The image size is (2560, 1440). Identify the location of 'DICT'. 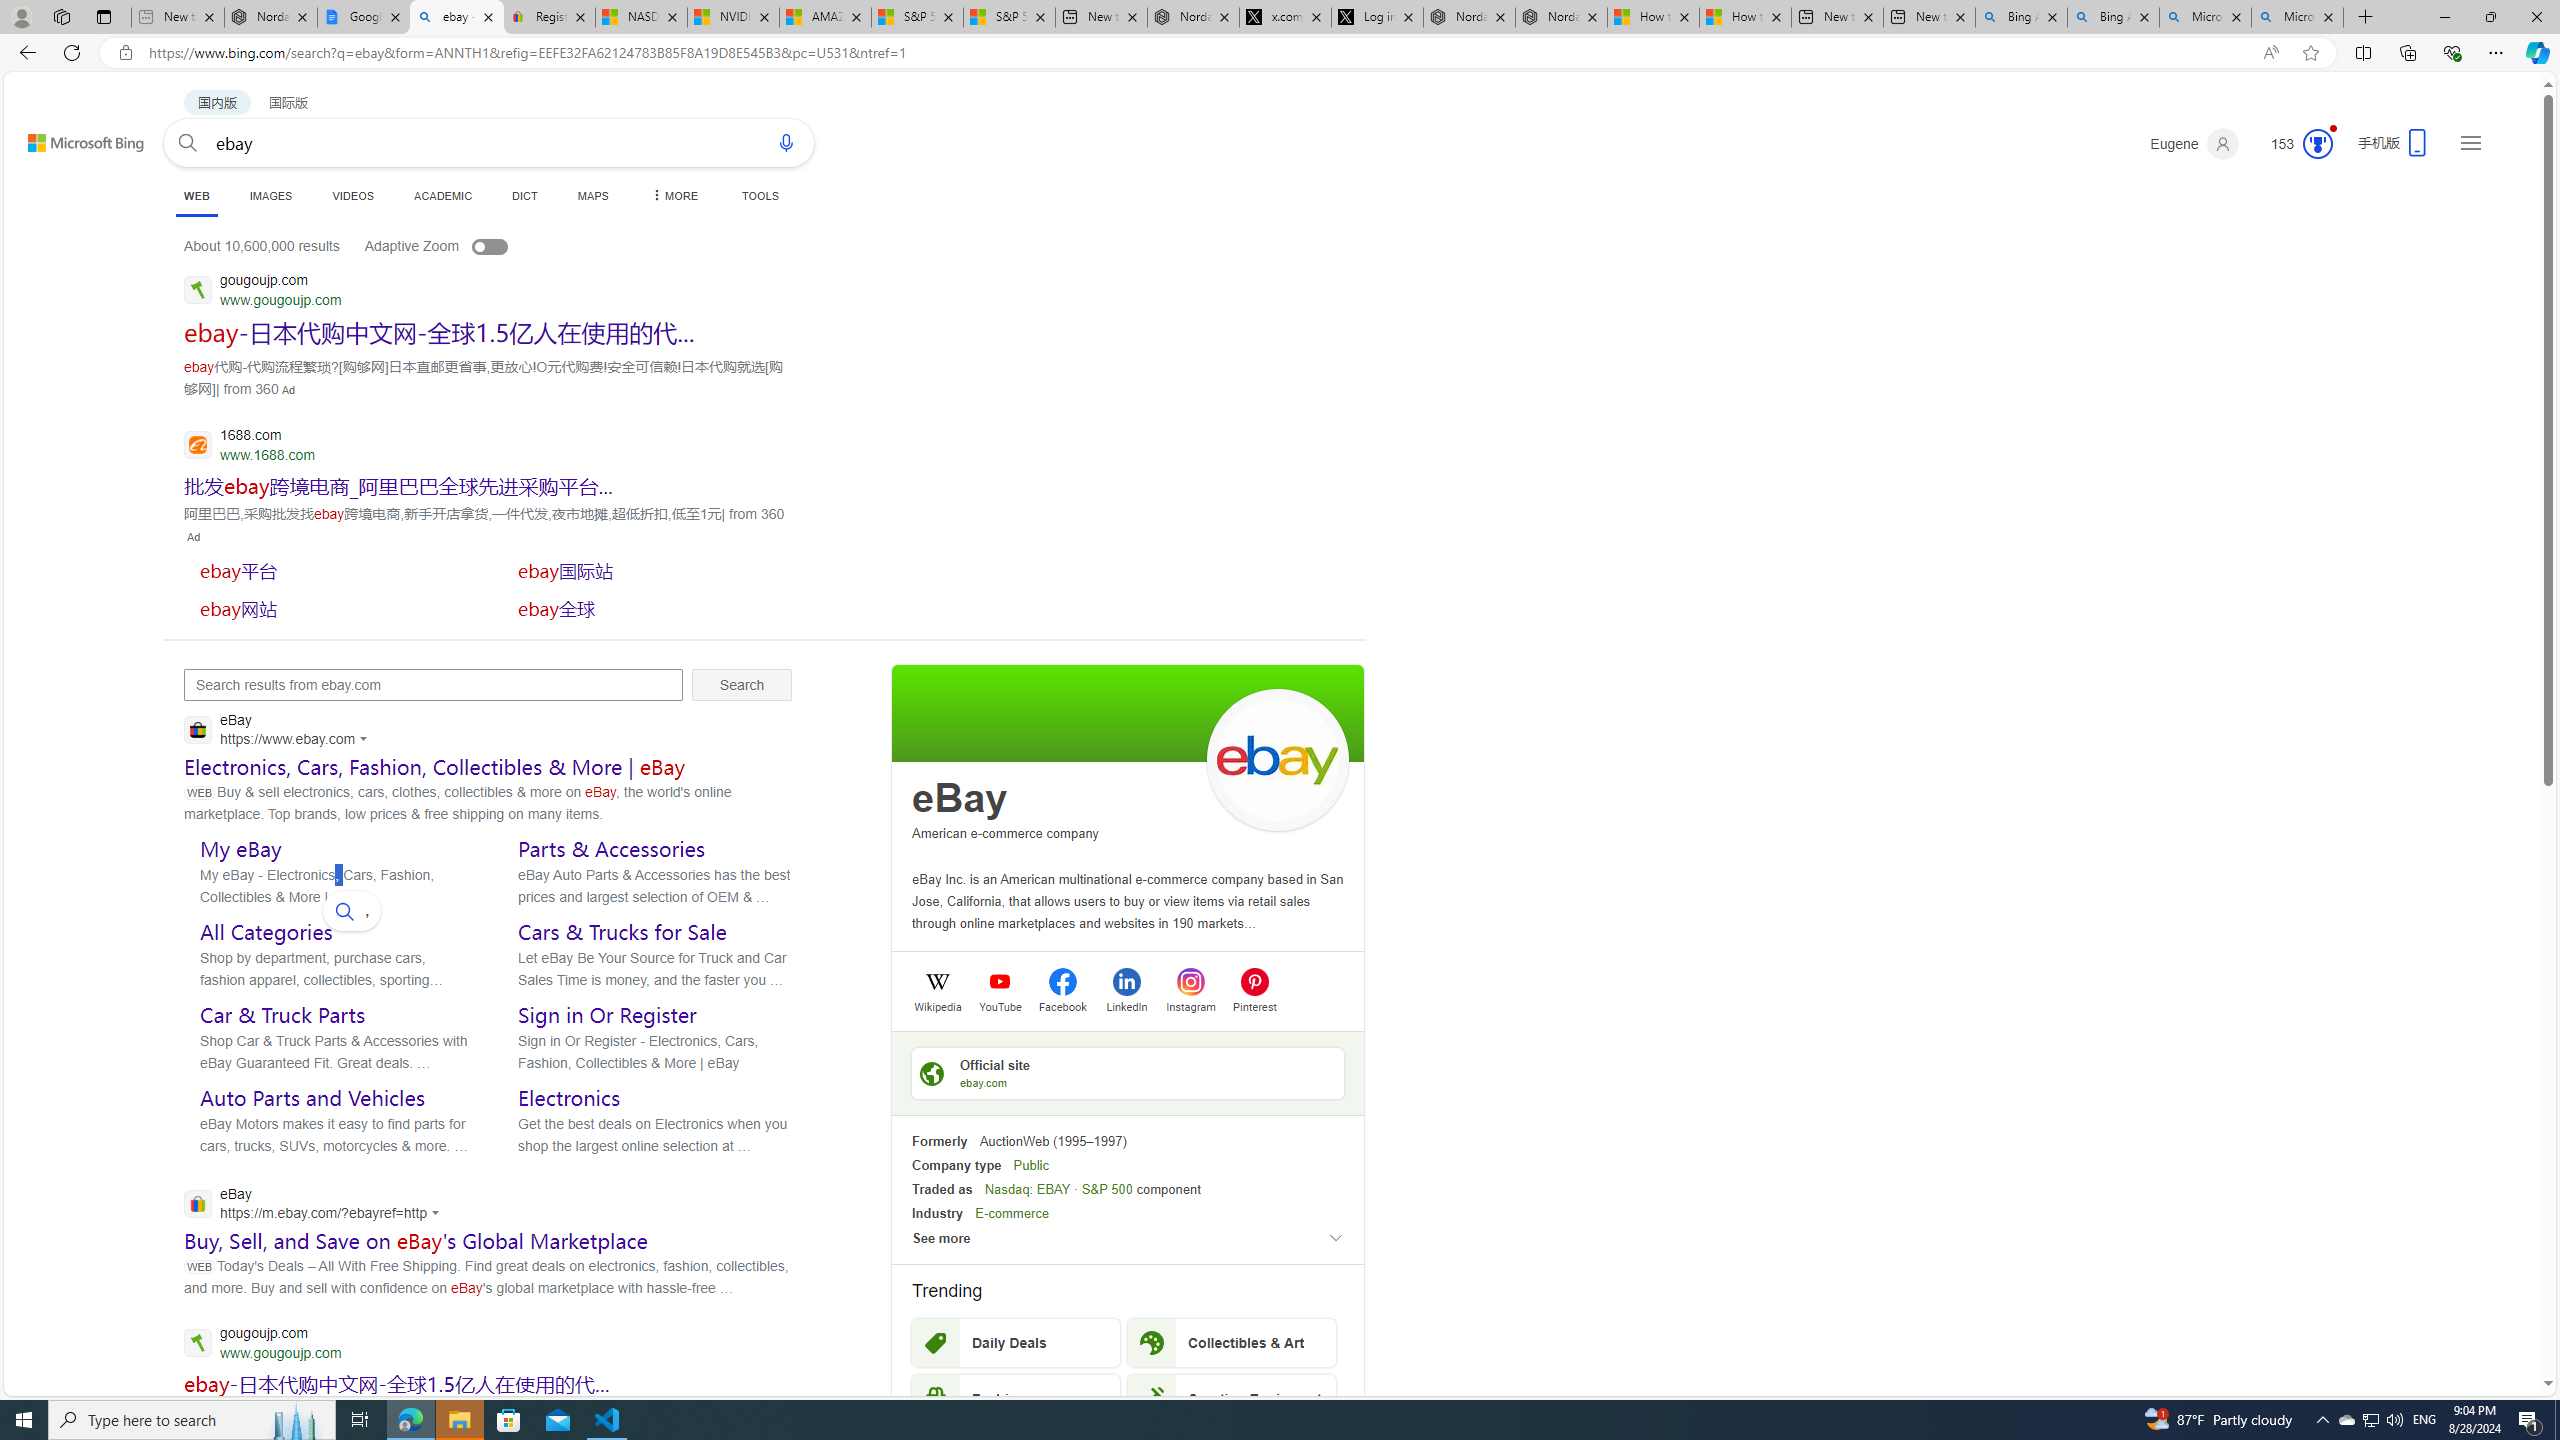
(523, 195).